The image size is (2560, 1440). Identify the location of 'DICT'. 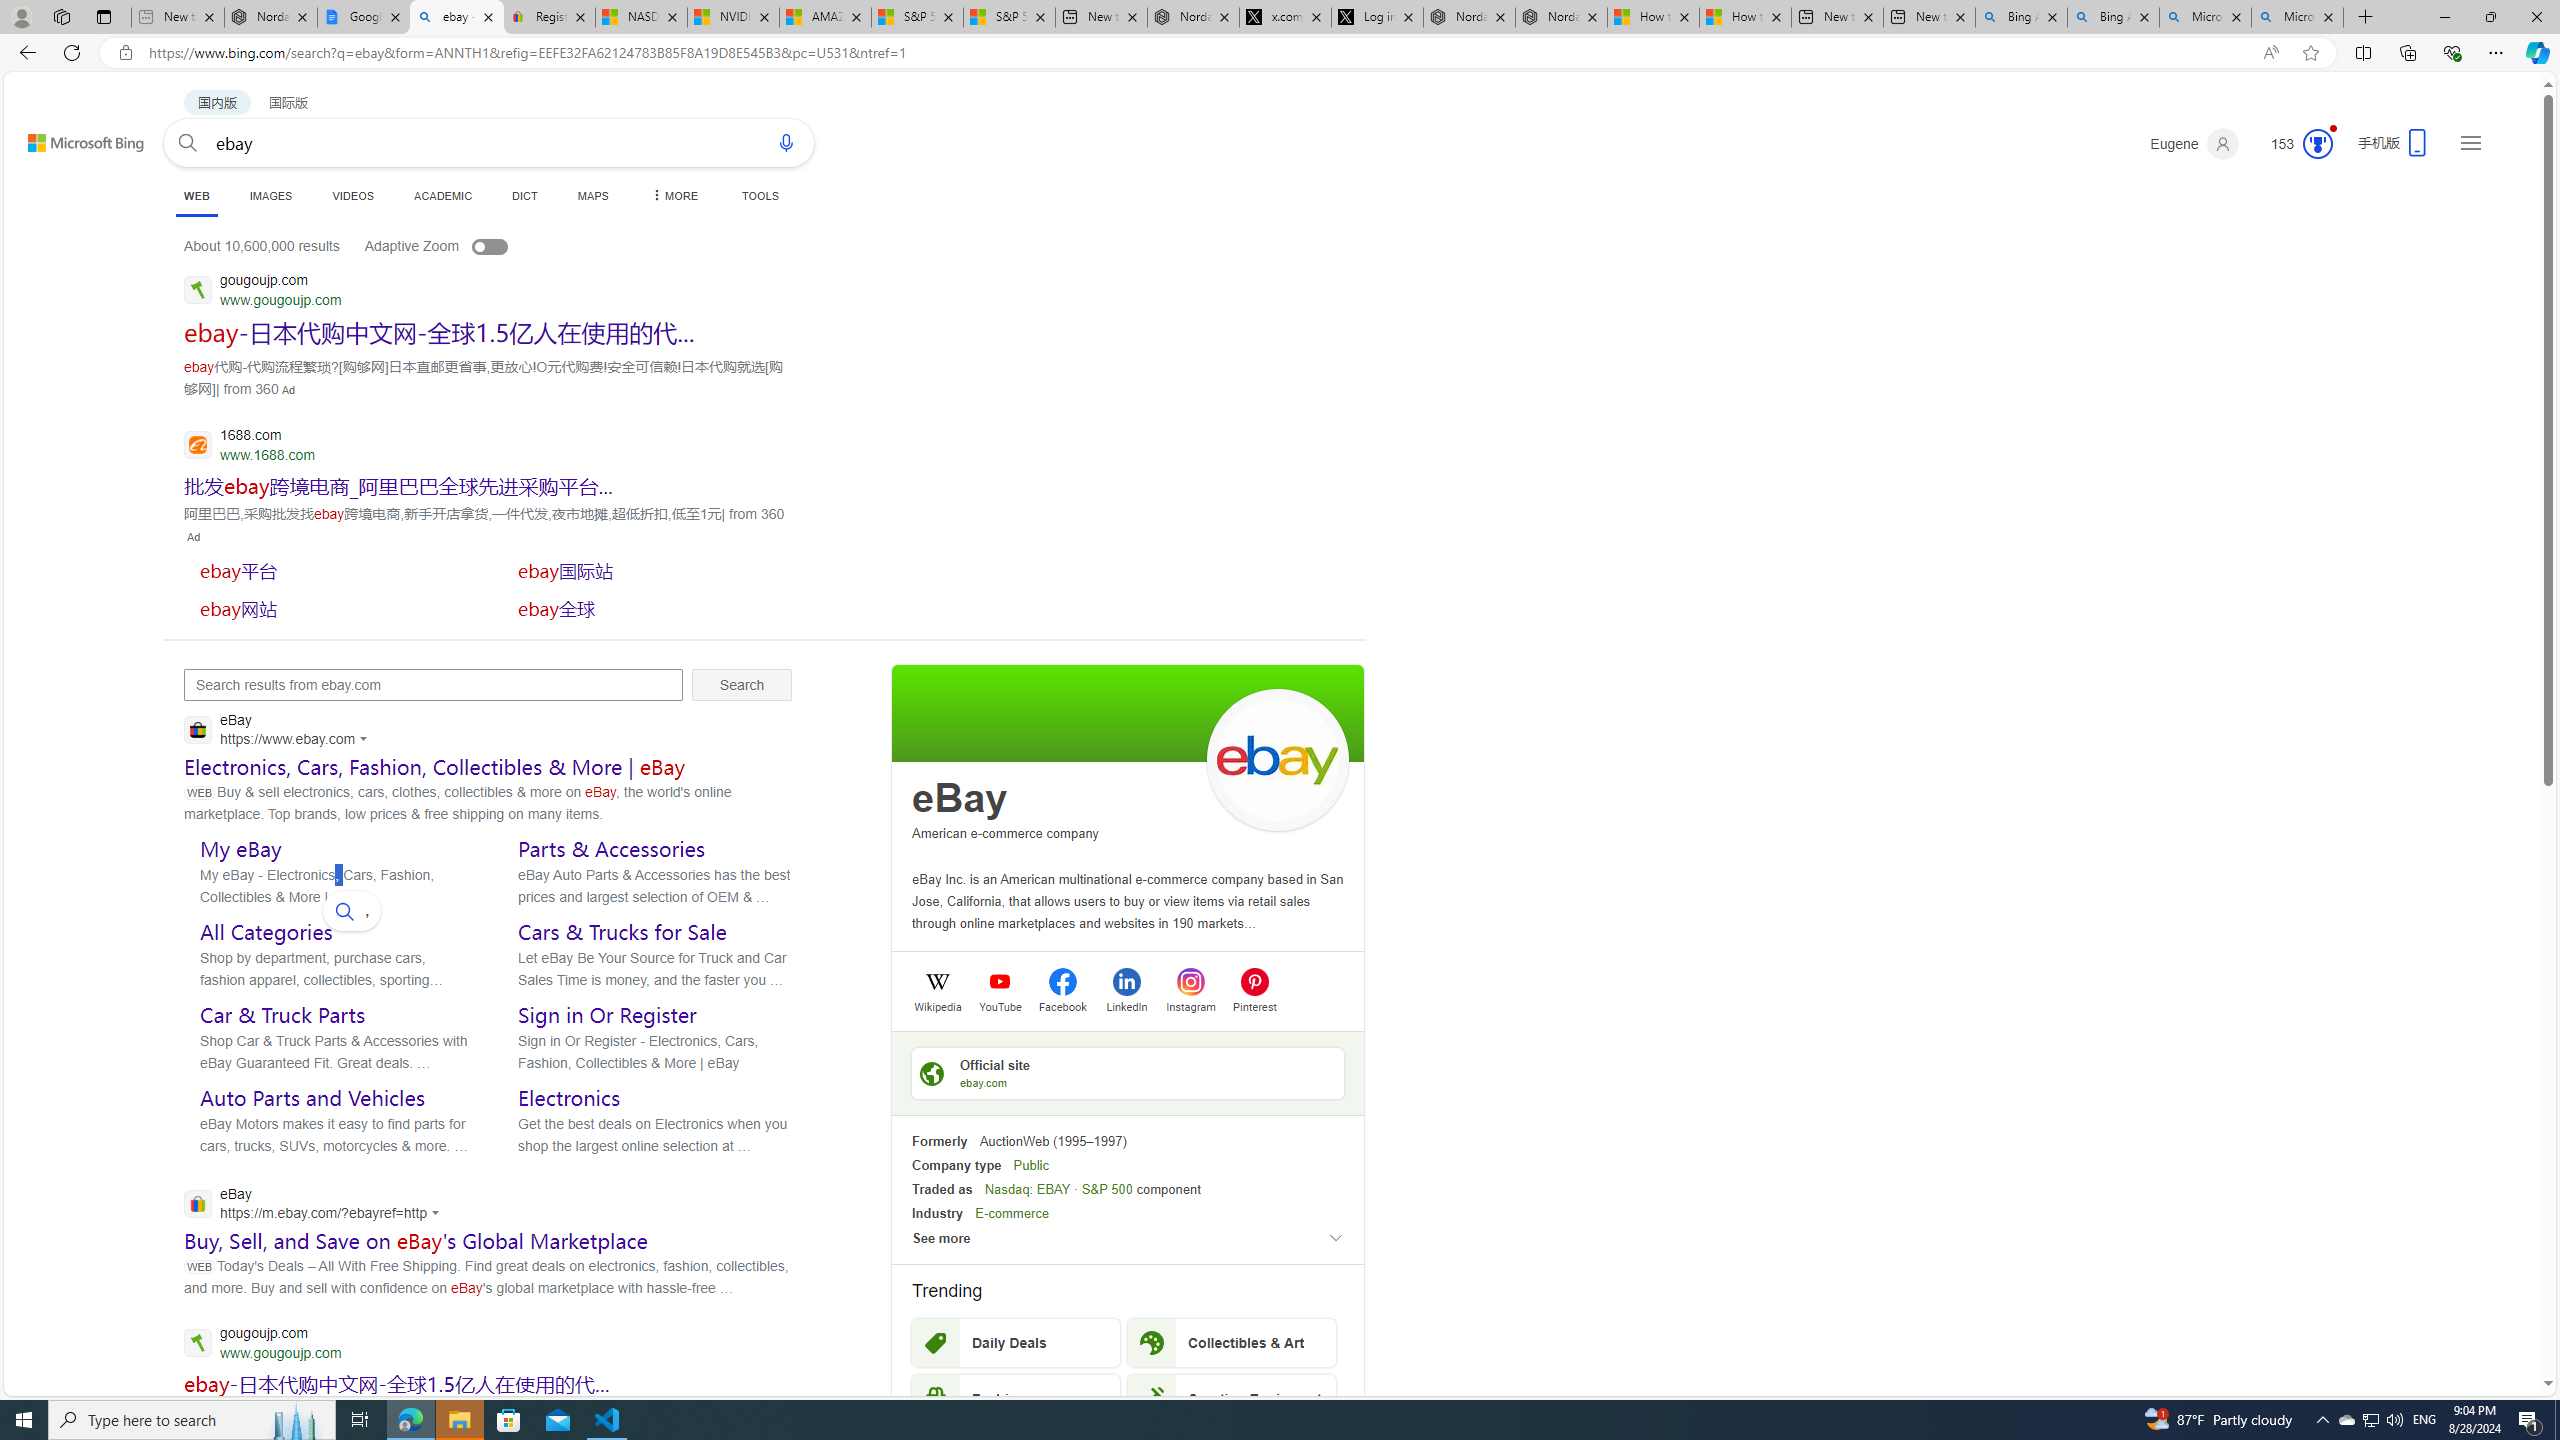
(523, 195).